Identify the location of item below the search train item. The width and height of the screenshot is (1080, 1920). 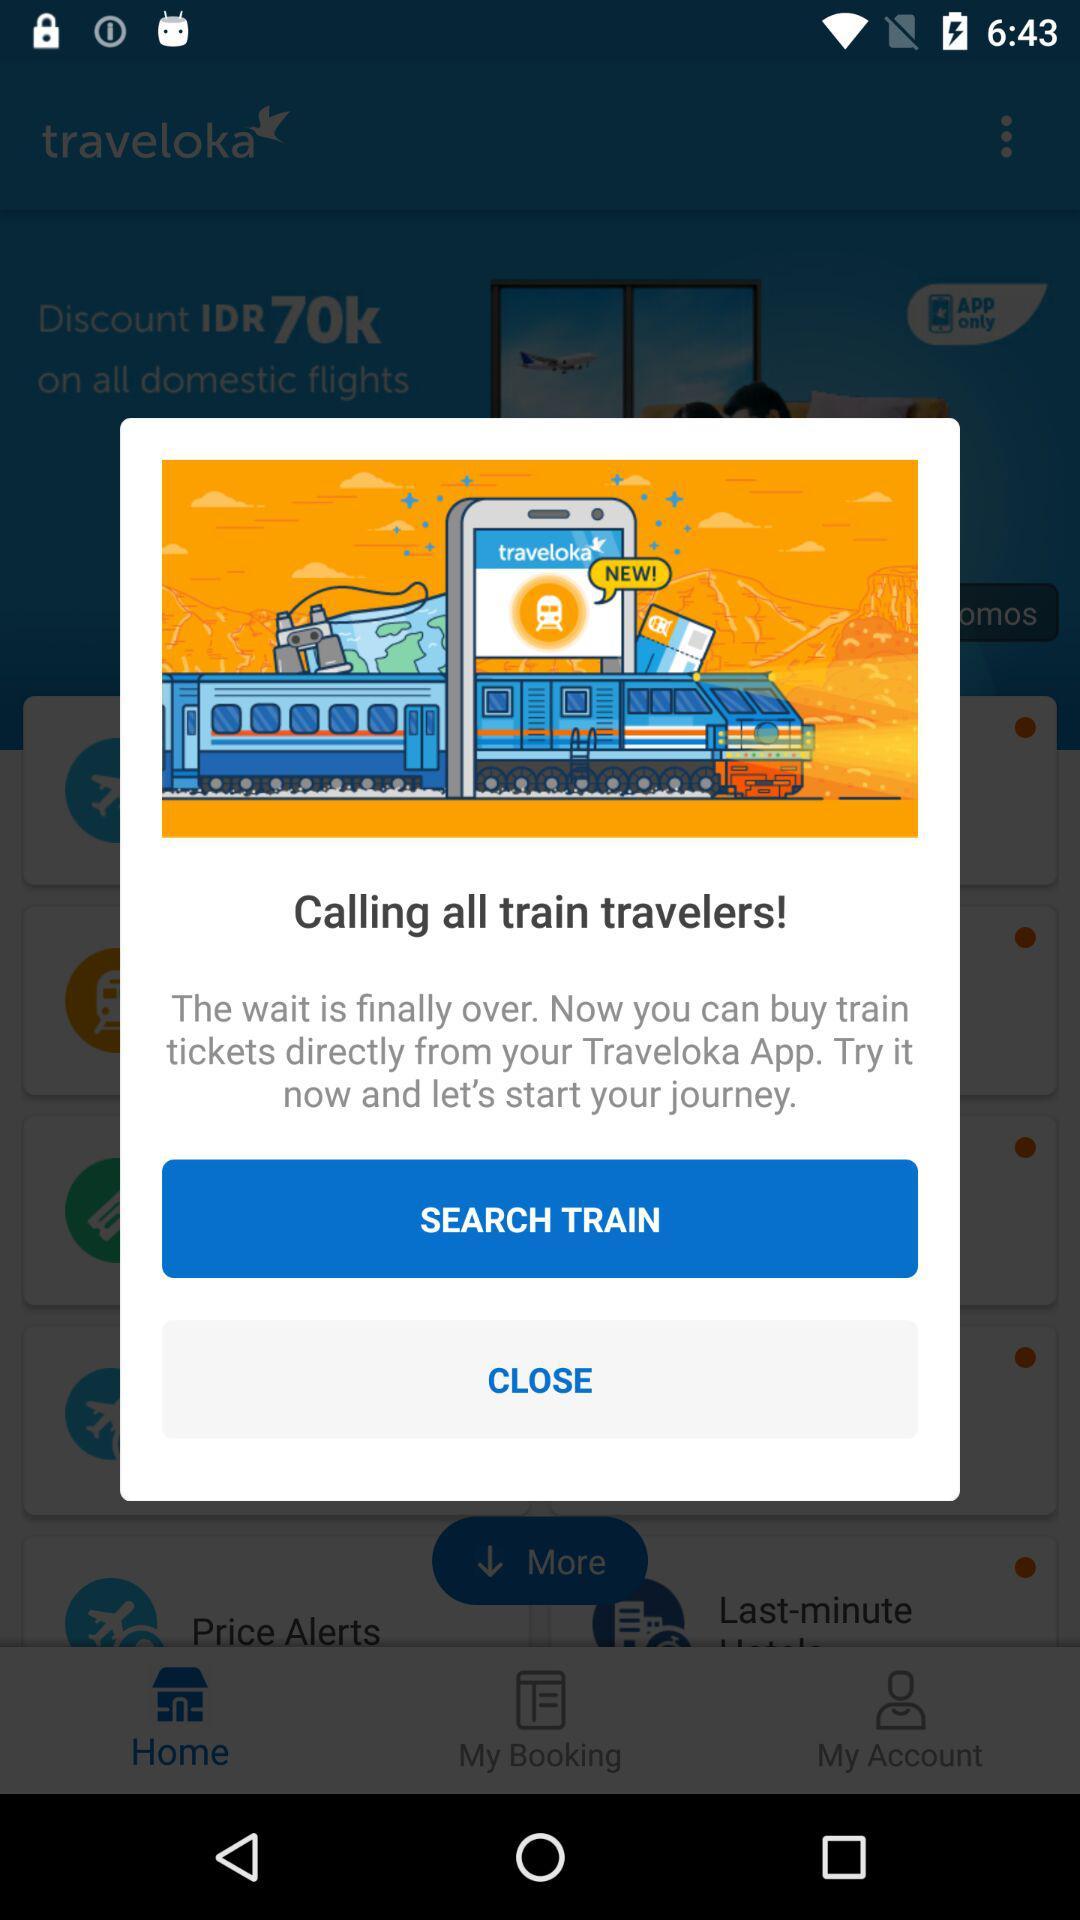
(540, 1378).